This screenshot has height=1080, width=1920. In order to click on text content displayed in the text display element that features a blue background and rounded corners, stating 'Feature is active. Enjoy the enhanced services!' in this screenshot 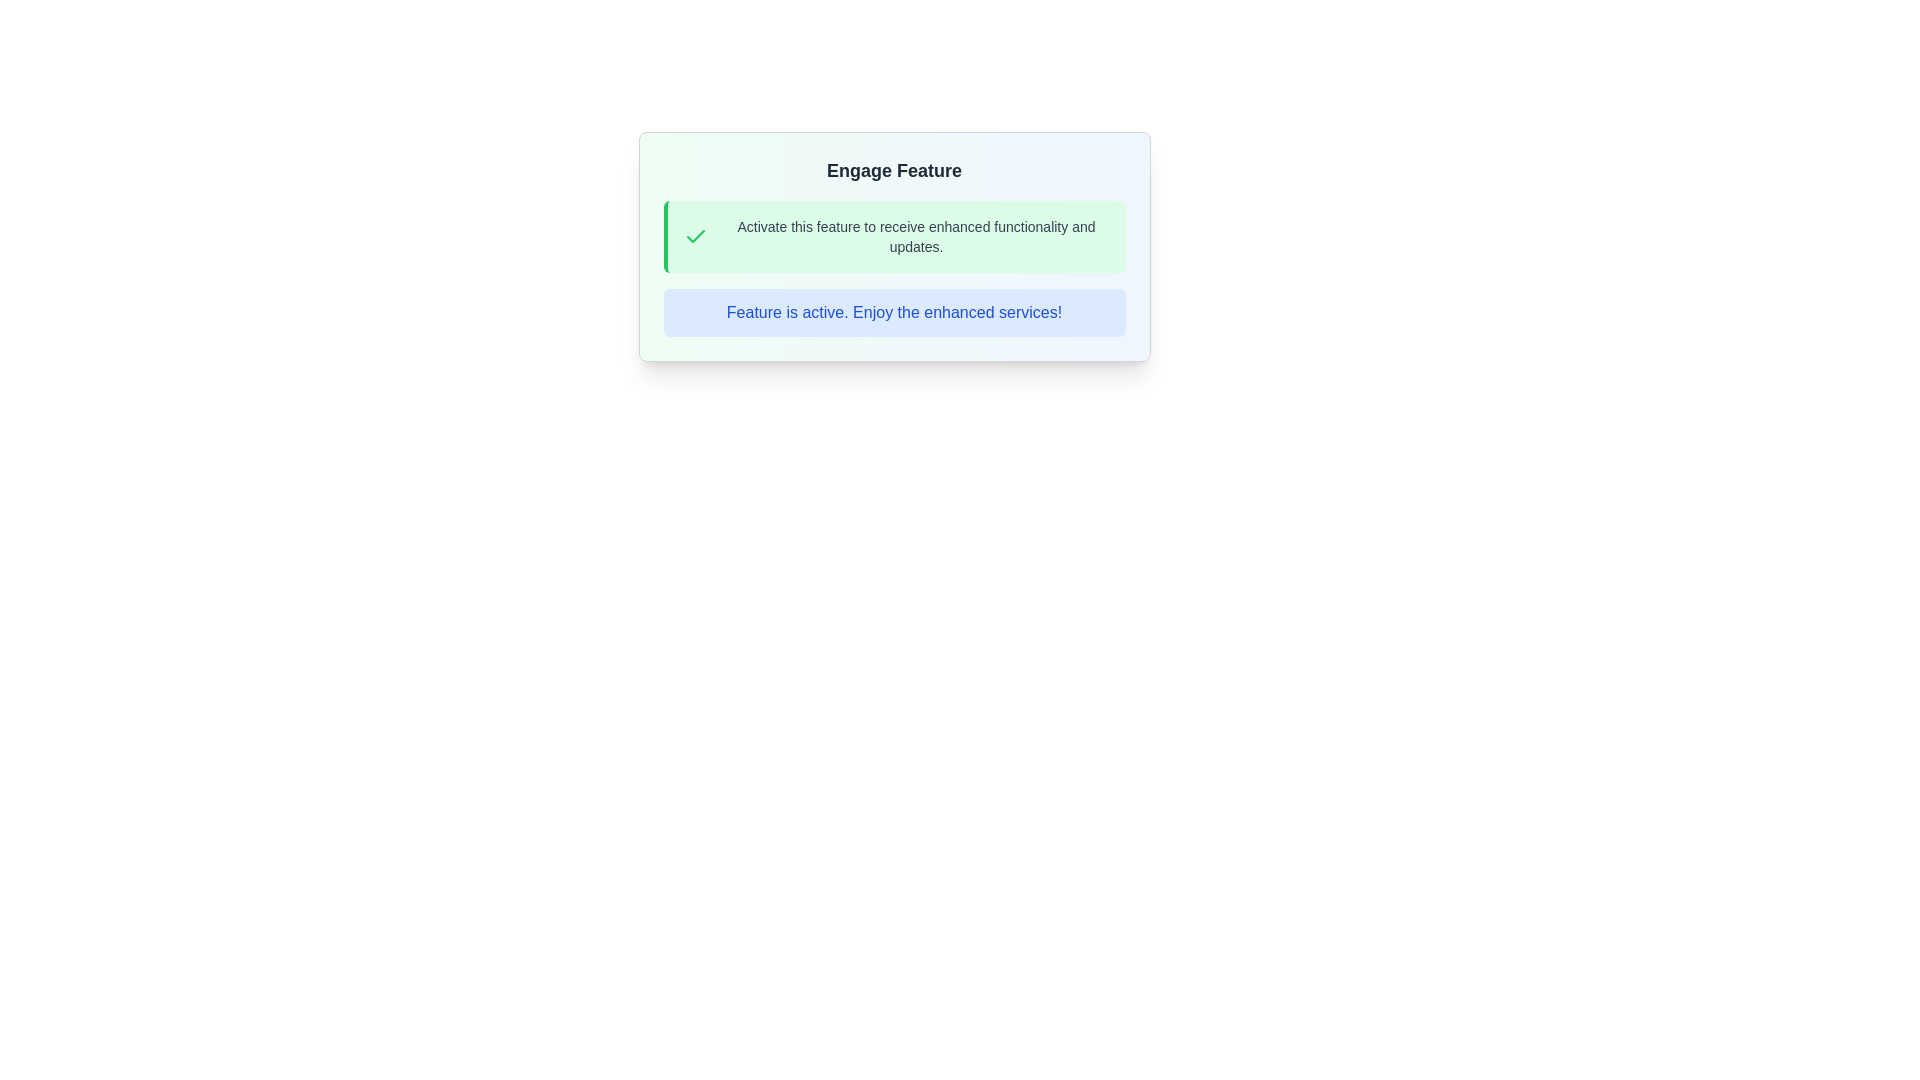, I will do `click(893, 312)`.